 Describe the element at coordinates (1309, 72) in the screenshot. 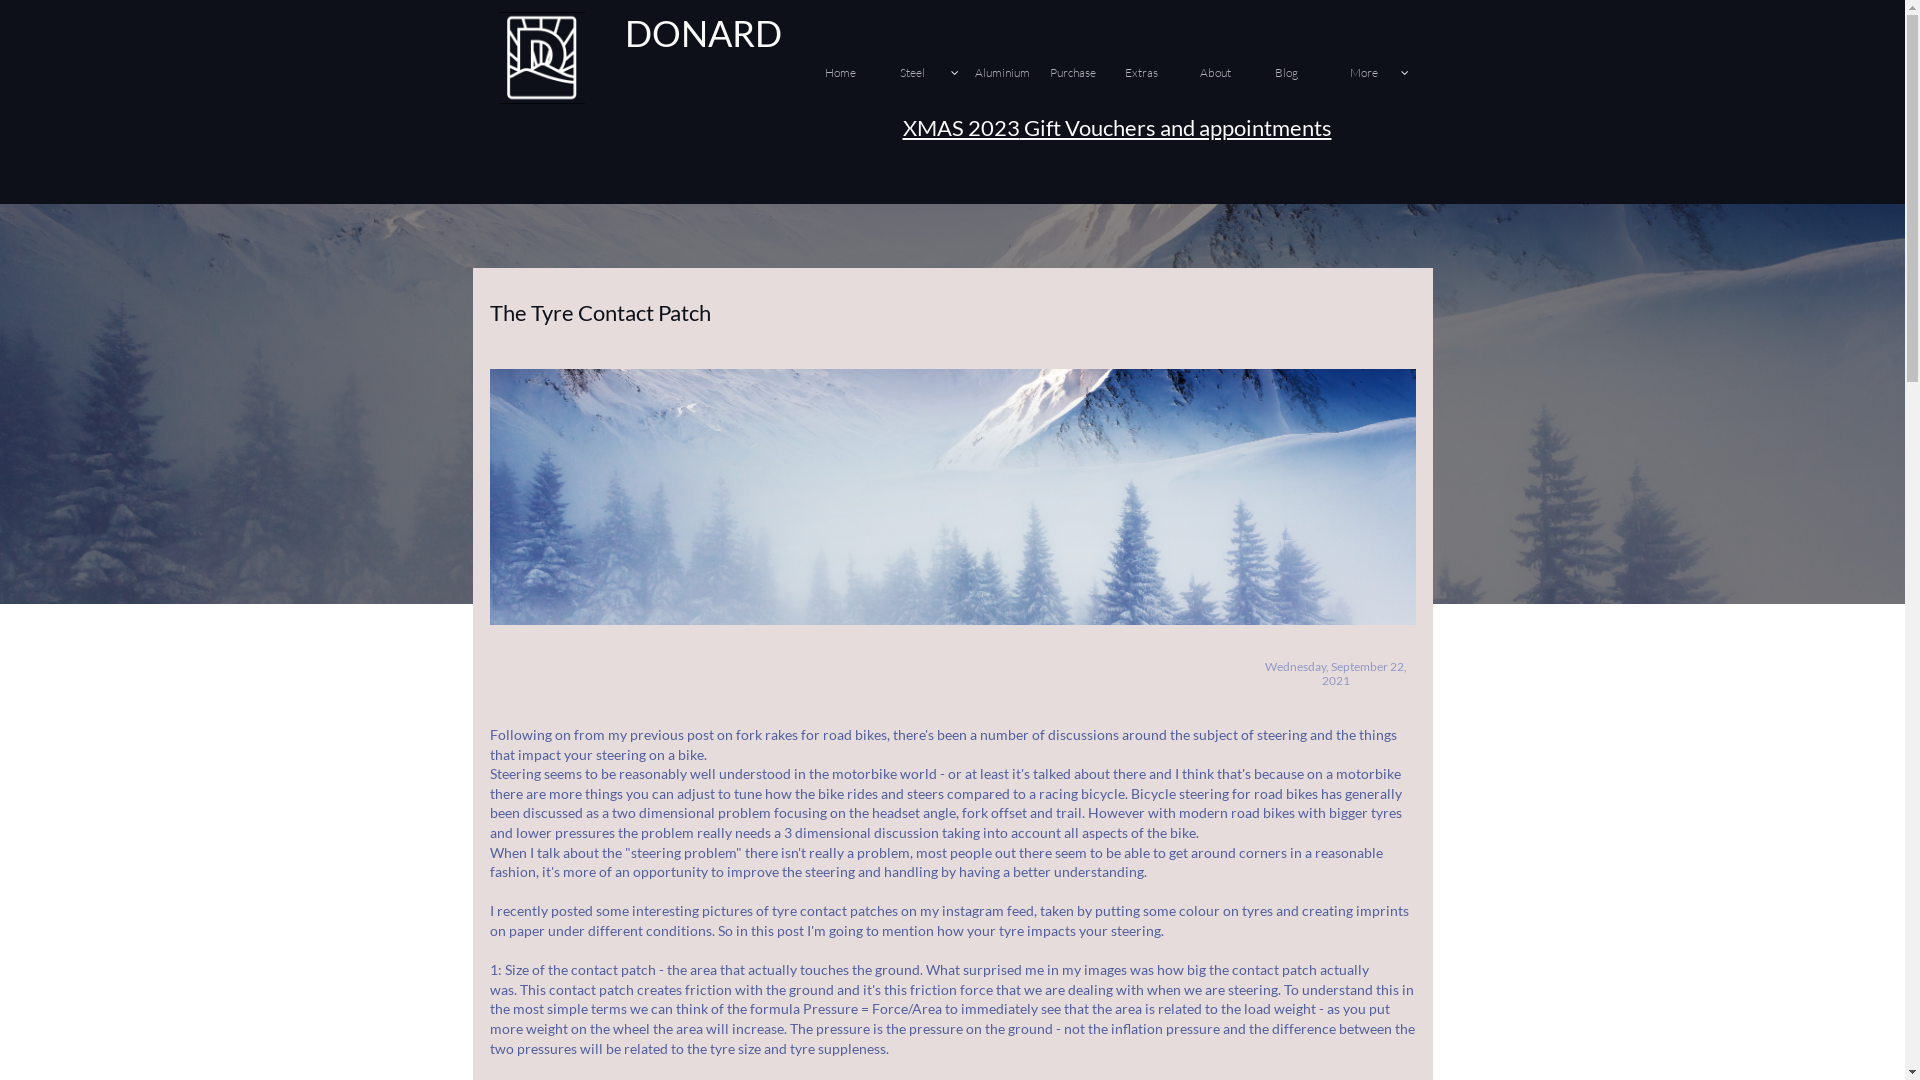

I see `'Blog'` at that location.